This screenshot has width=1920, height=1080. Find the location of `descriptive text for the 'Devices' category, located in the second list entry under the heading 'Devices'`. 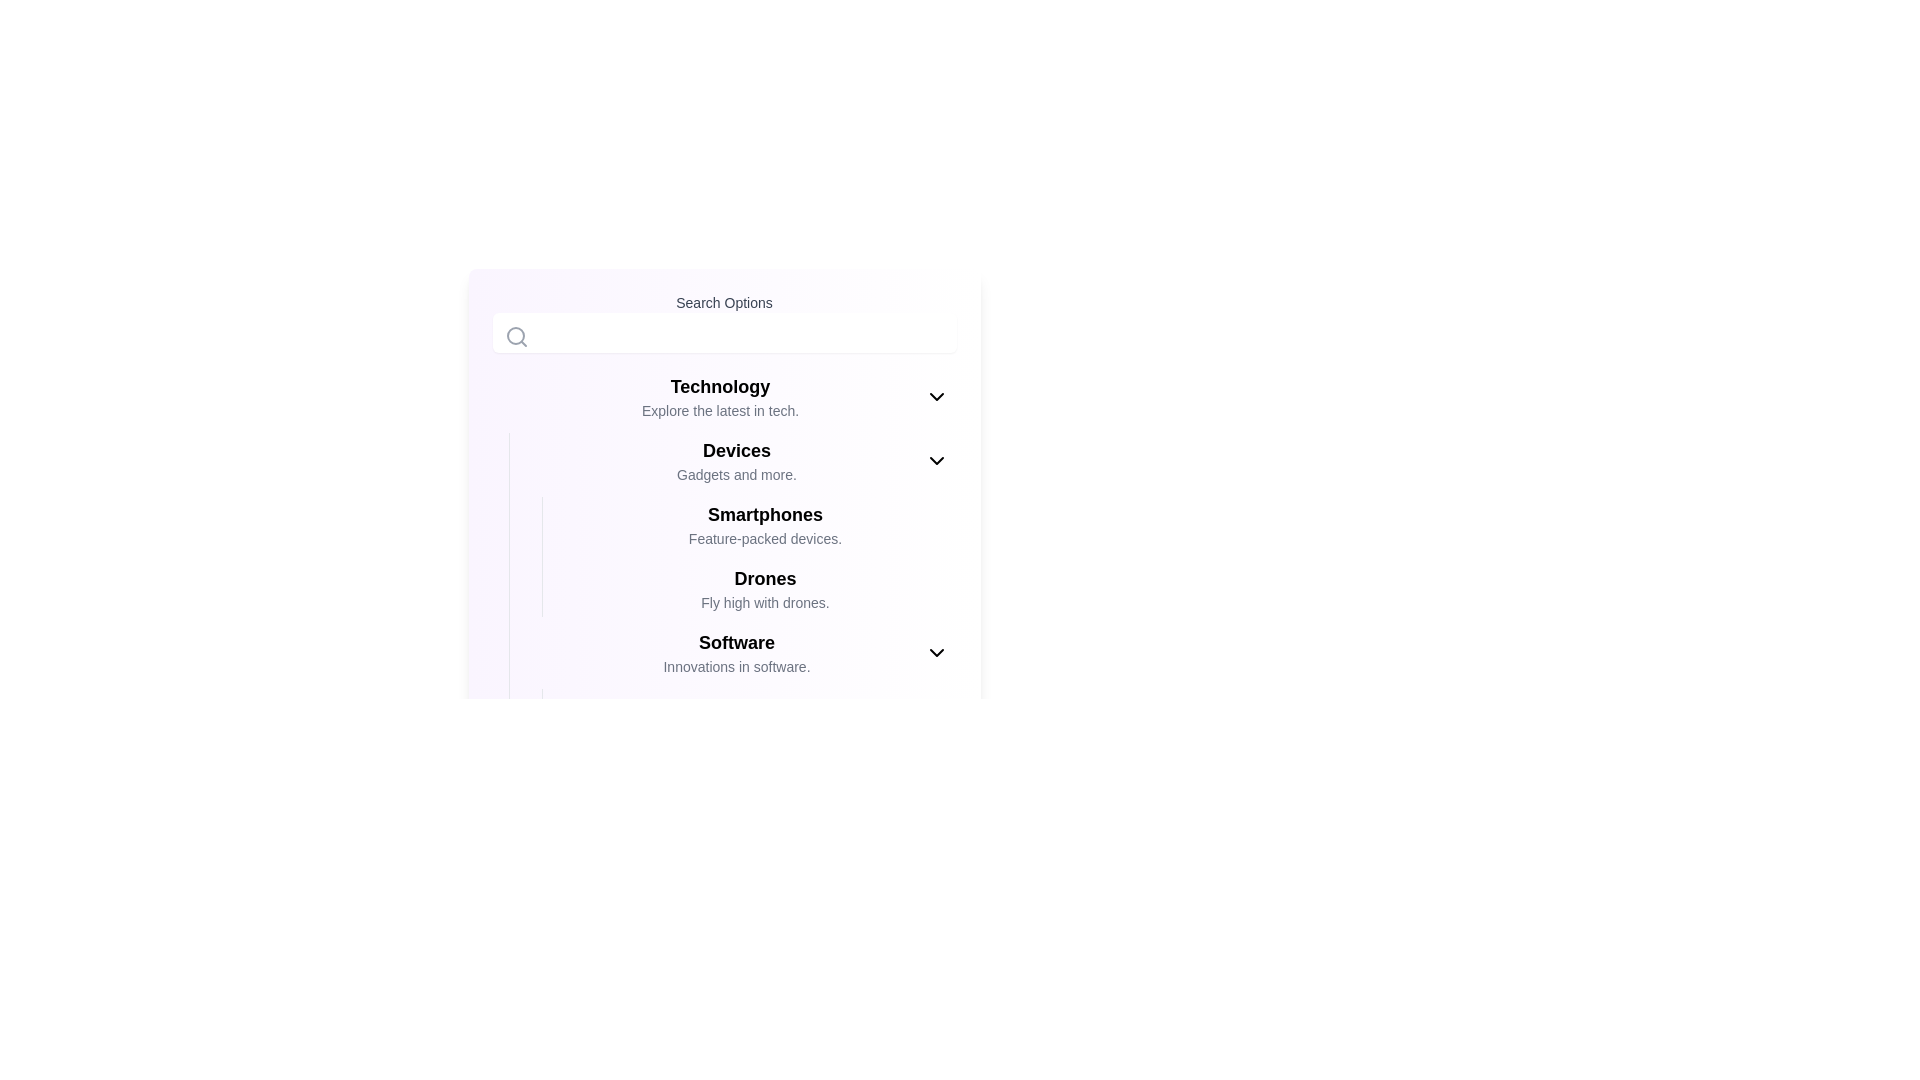

descriptive text for the 'Devices' category, located in the second list entry under the heading 'Devices' is located at coordinates (723, 471).